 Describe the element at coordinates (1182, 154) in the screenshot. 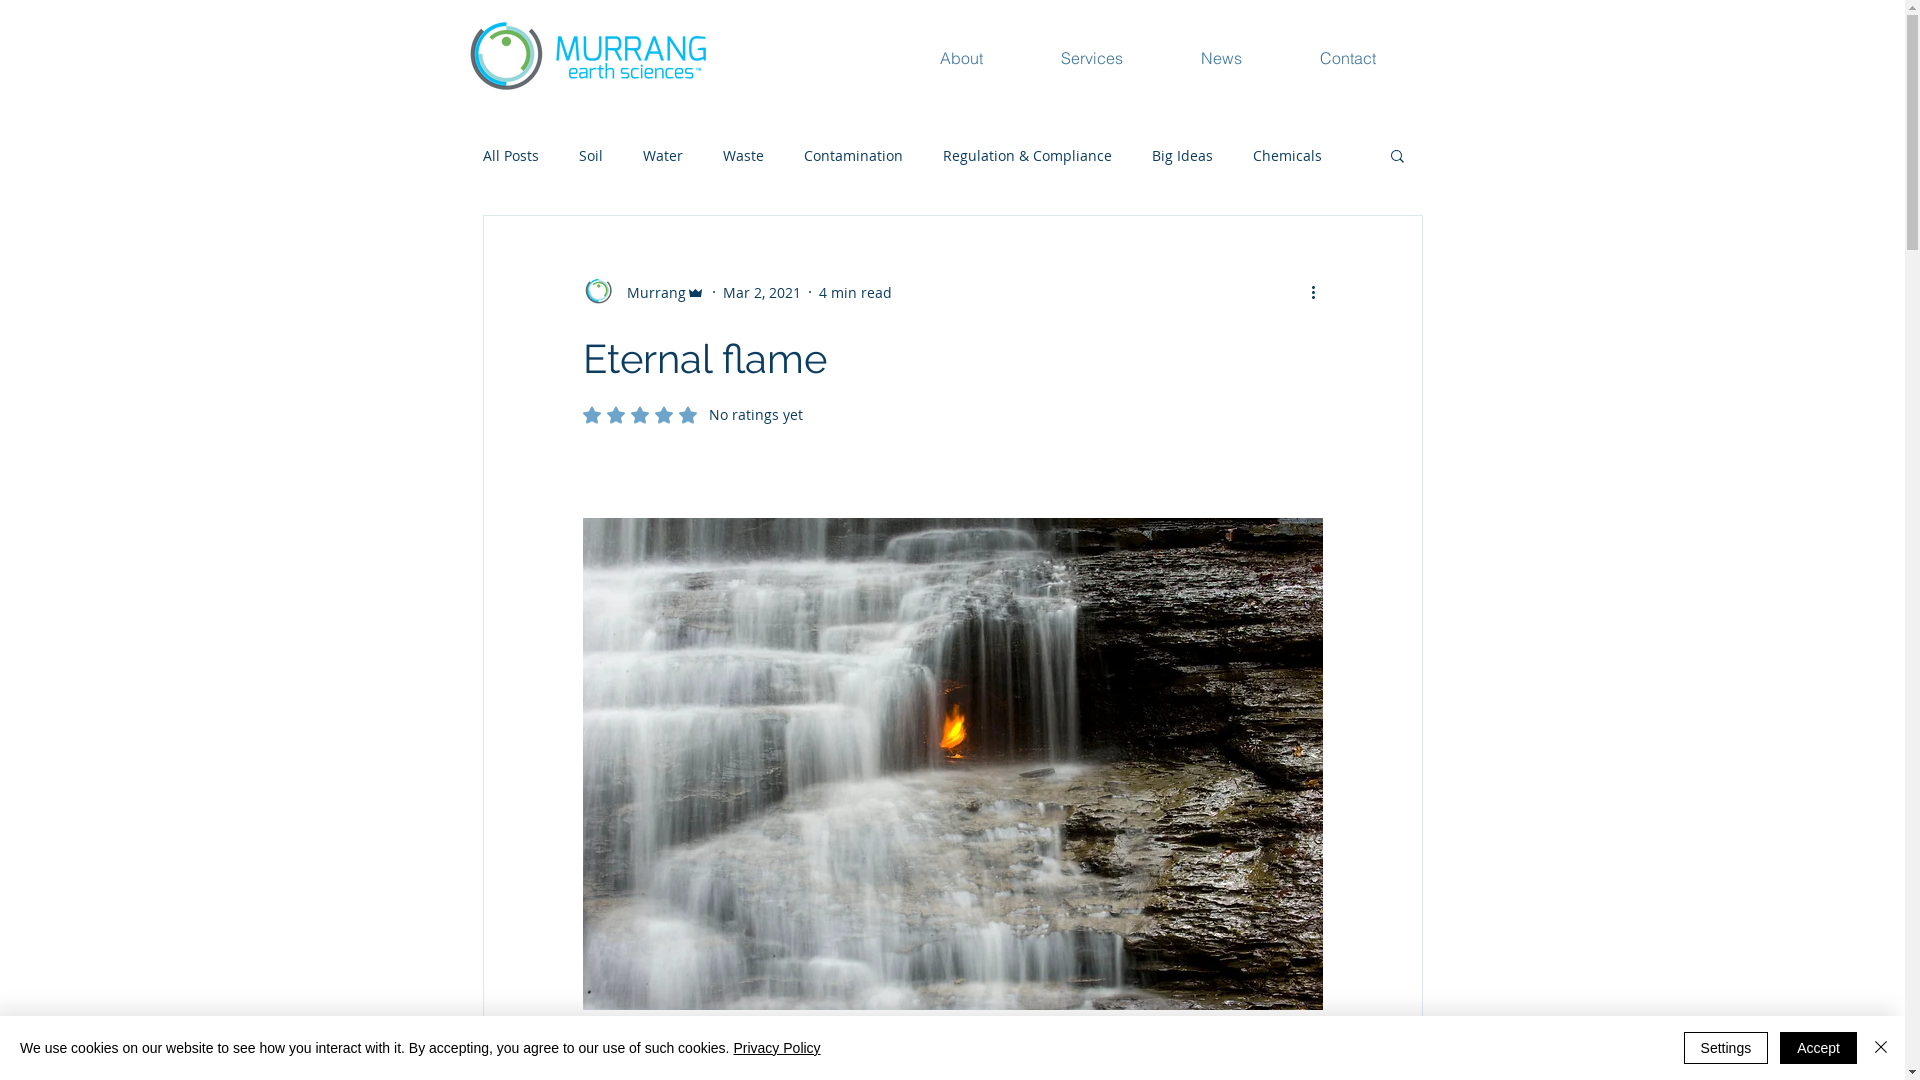

I see `'Big Ideas'` at that location.